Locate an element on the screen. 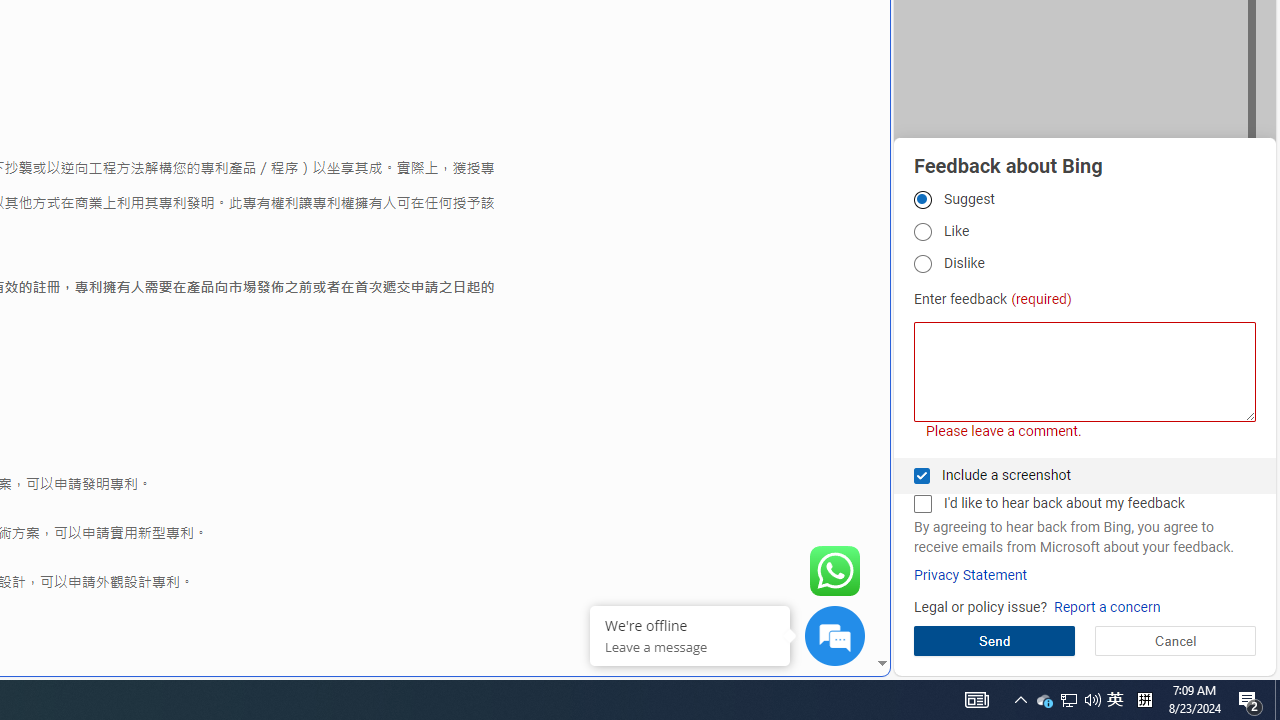 The image size is (1280, 720). 'Privacy Statement' is located at coordinates (970, 575).